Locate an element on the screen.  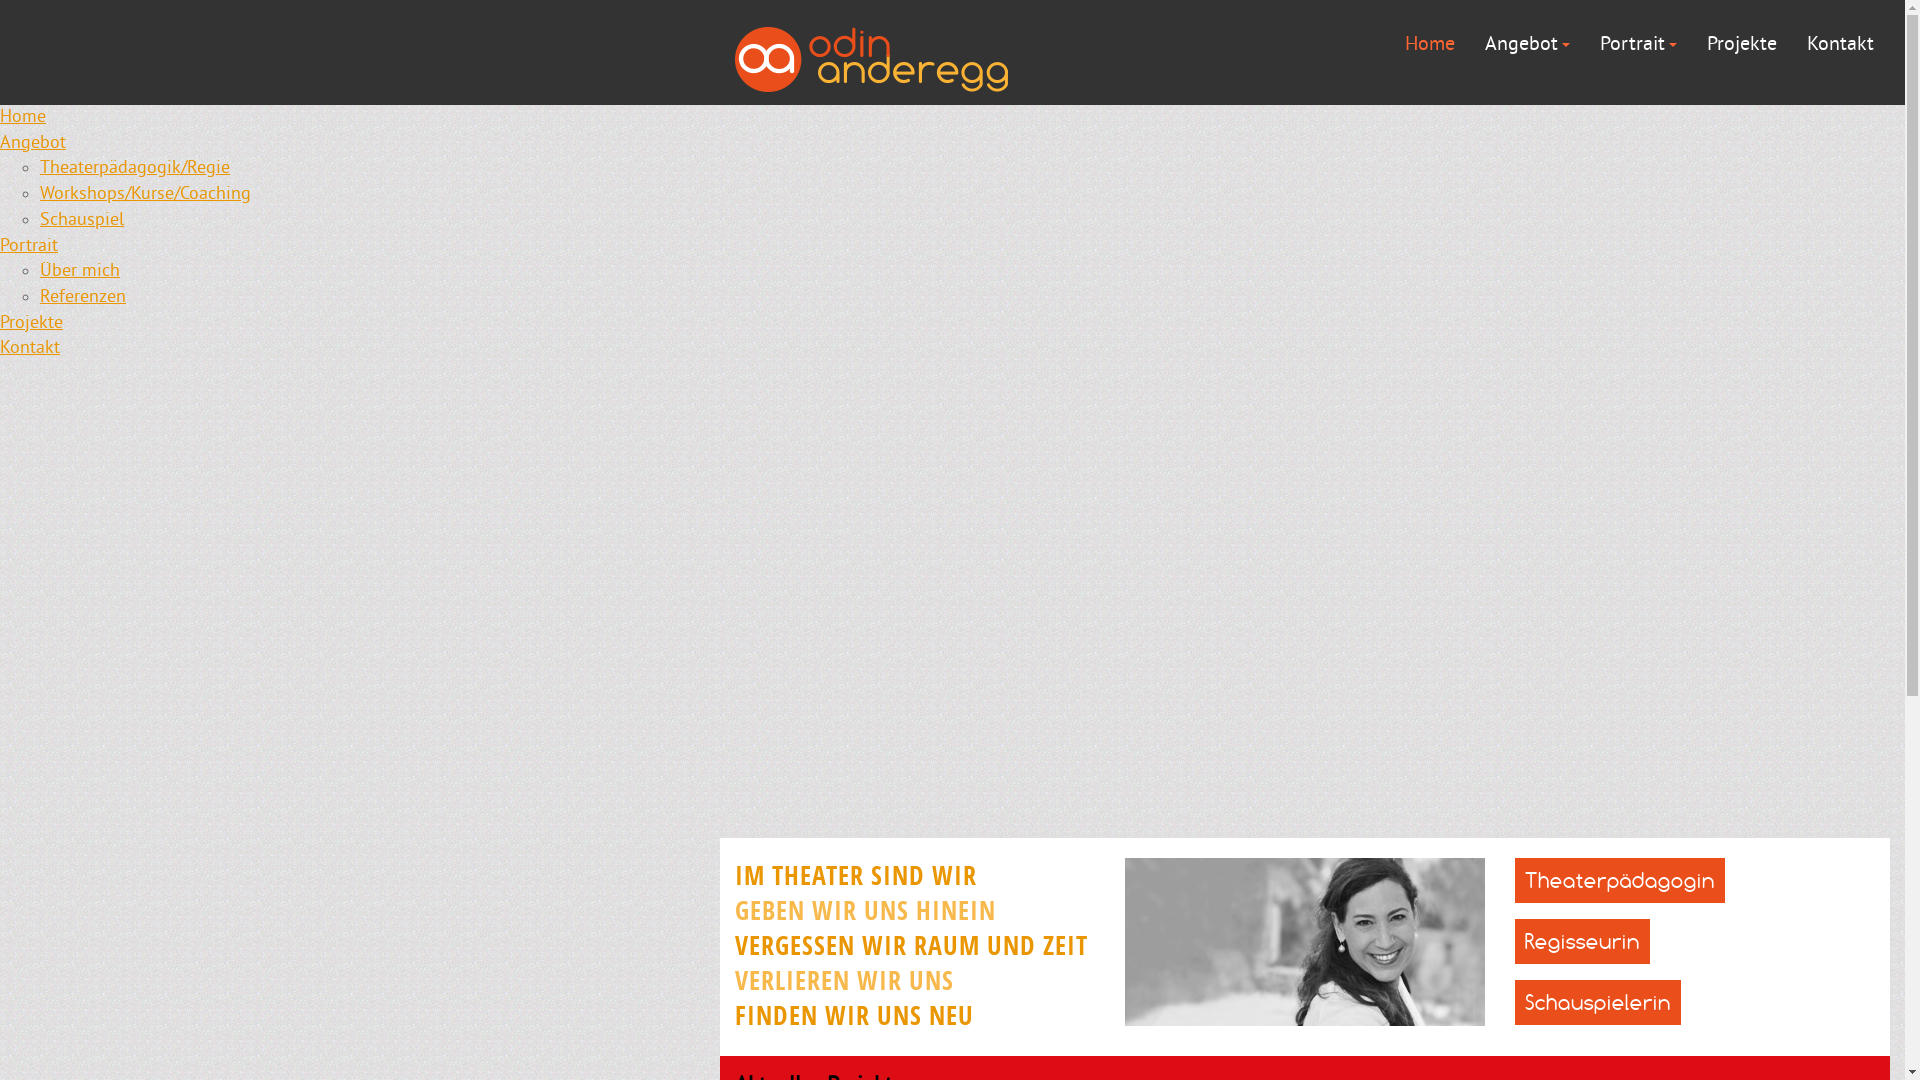
'Projekte' is located at coordinates (1706, 43).